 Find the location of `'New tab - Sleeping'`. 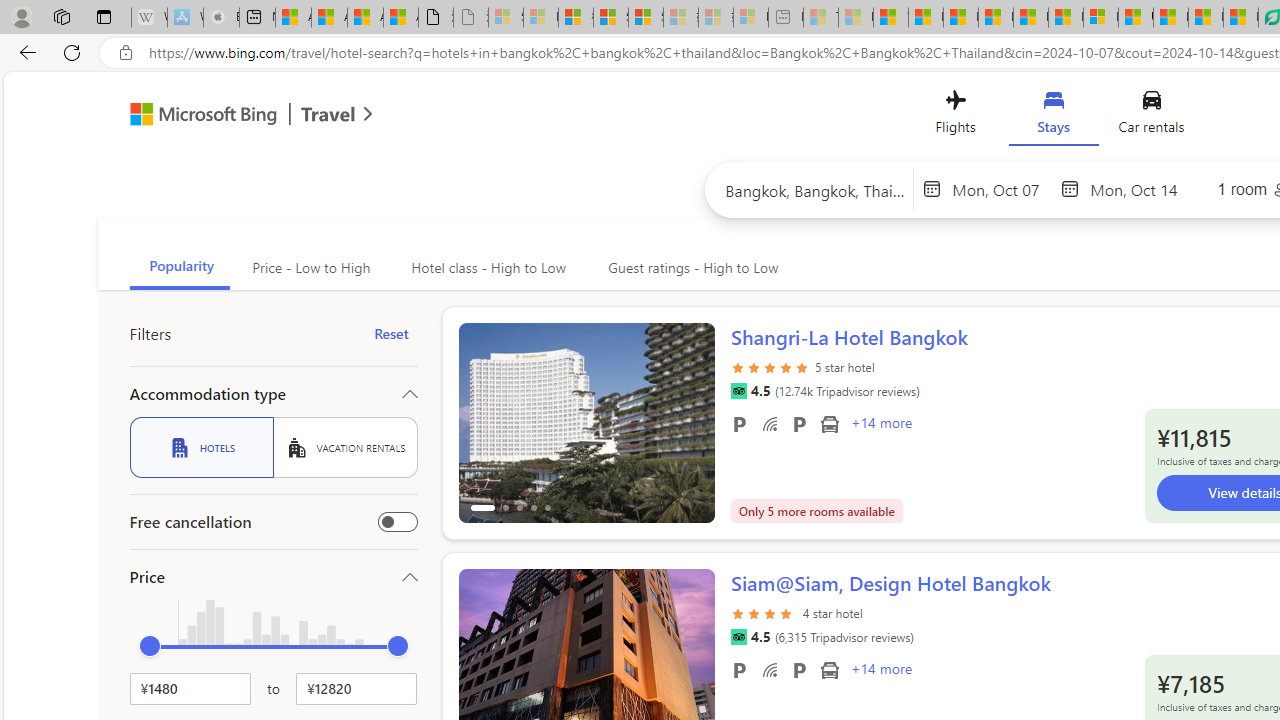

'New tab - Sleeping' is located at coordinates (784, 17).